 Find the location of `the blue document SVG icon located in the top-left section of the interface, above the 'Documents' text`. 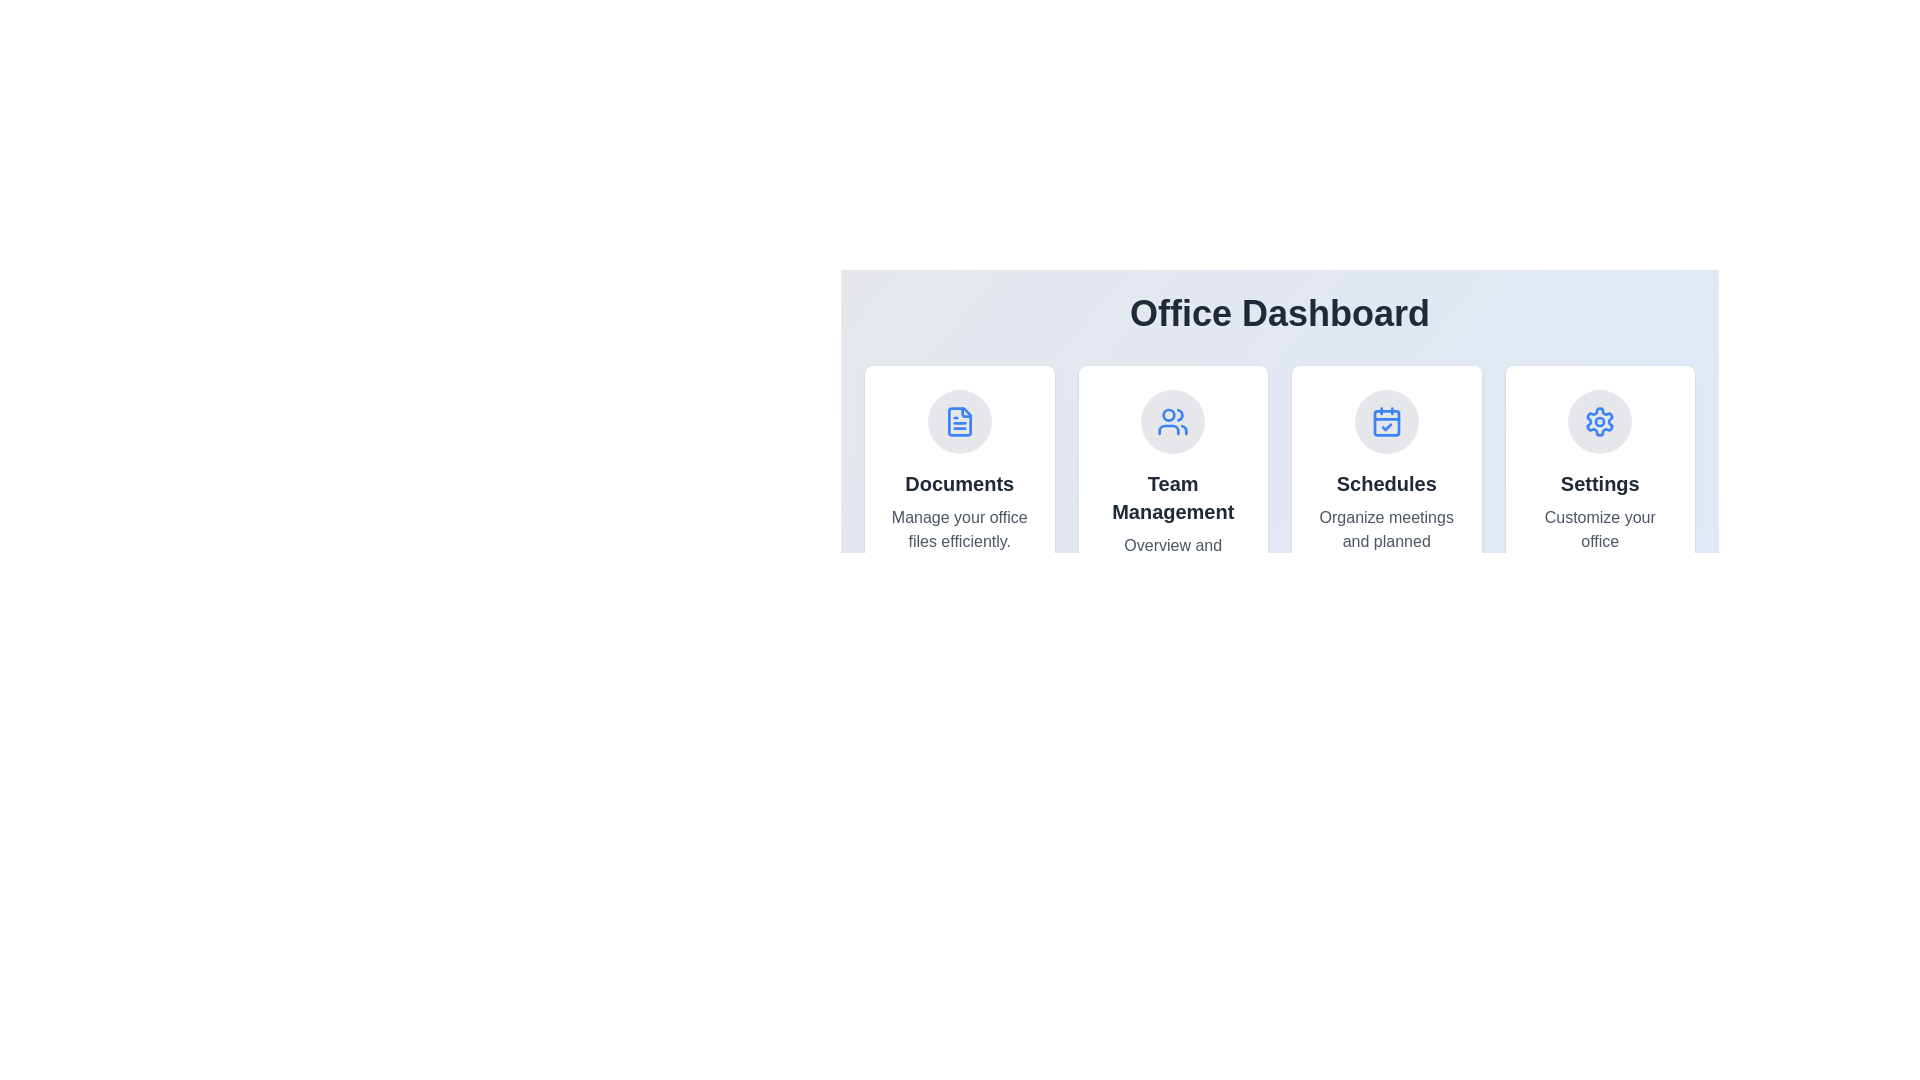

the blue document SVG icon located in the top-left section of the interface, above the 'Documents' text is located at coordinates (958, 420).